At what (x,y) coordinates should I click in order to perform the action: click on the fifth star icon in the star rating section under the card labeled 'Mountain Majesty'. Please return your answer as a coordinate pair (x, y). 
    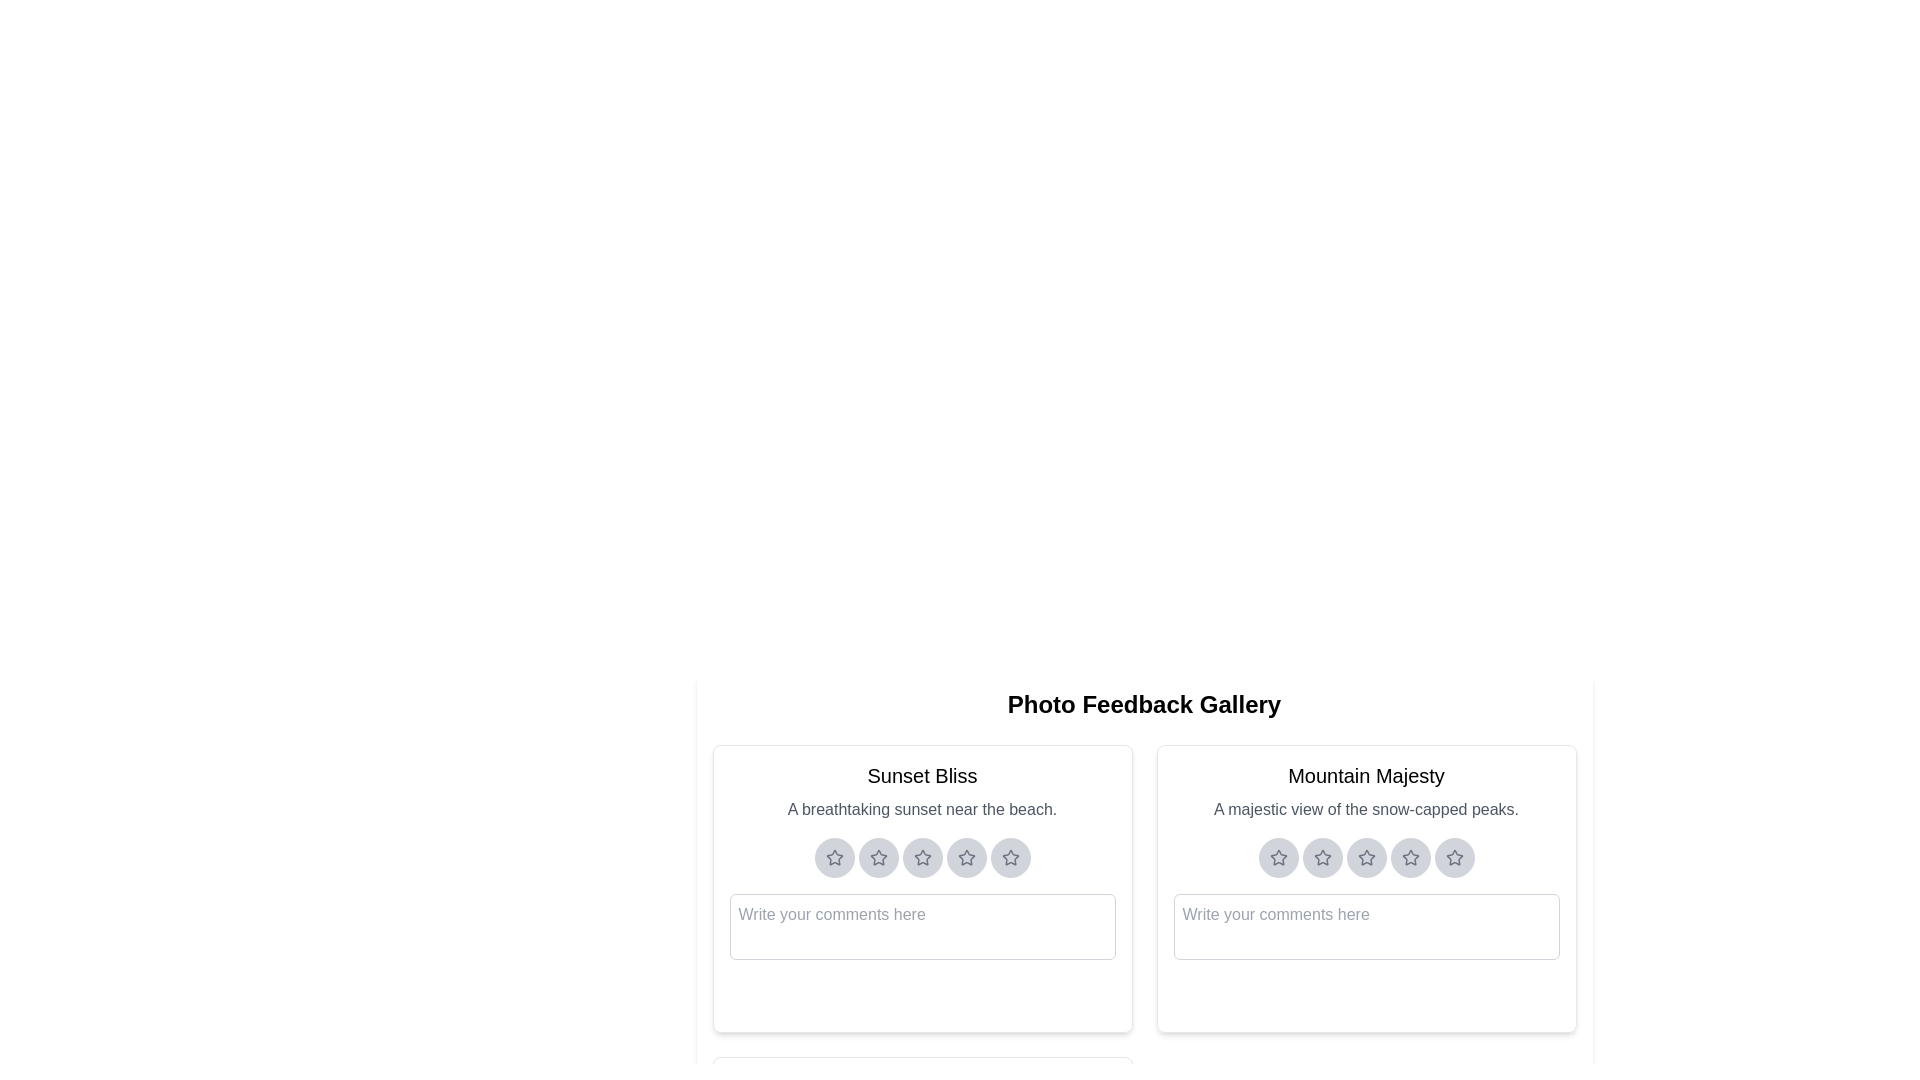
    Looking at the image, I should click on (1454, 855).